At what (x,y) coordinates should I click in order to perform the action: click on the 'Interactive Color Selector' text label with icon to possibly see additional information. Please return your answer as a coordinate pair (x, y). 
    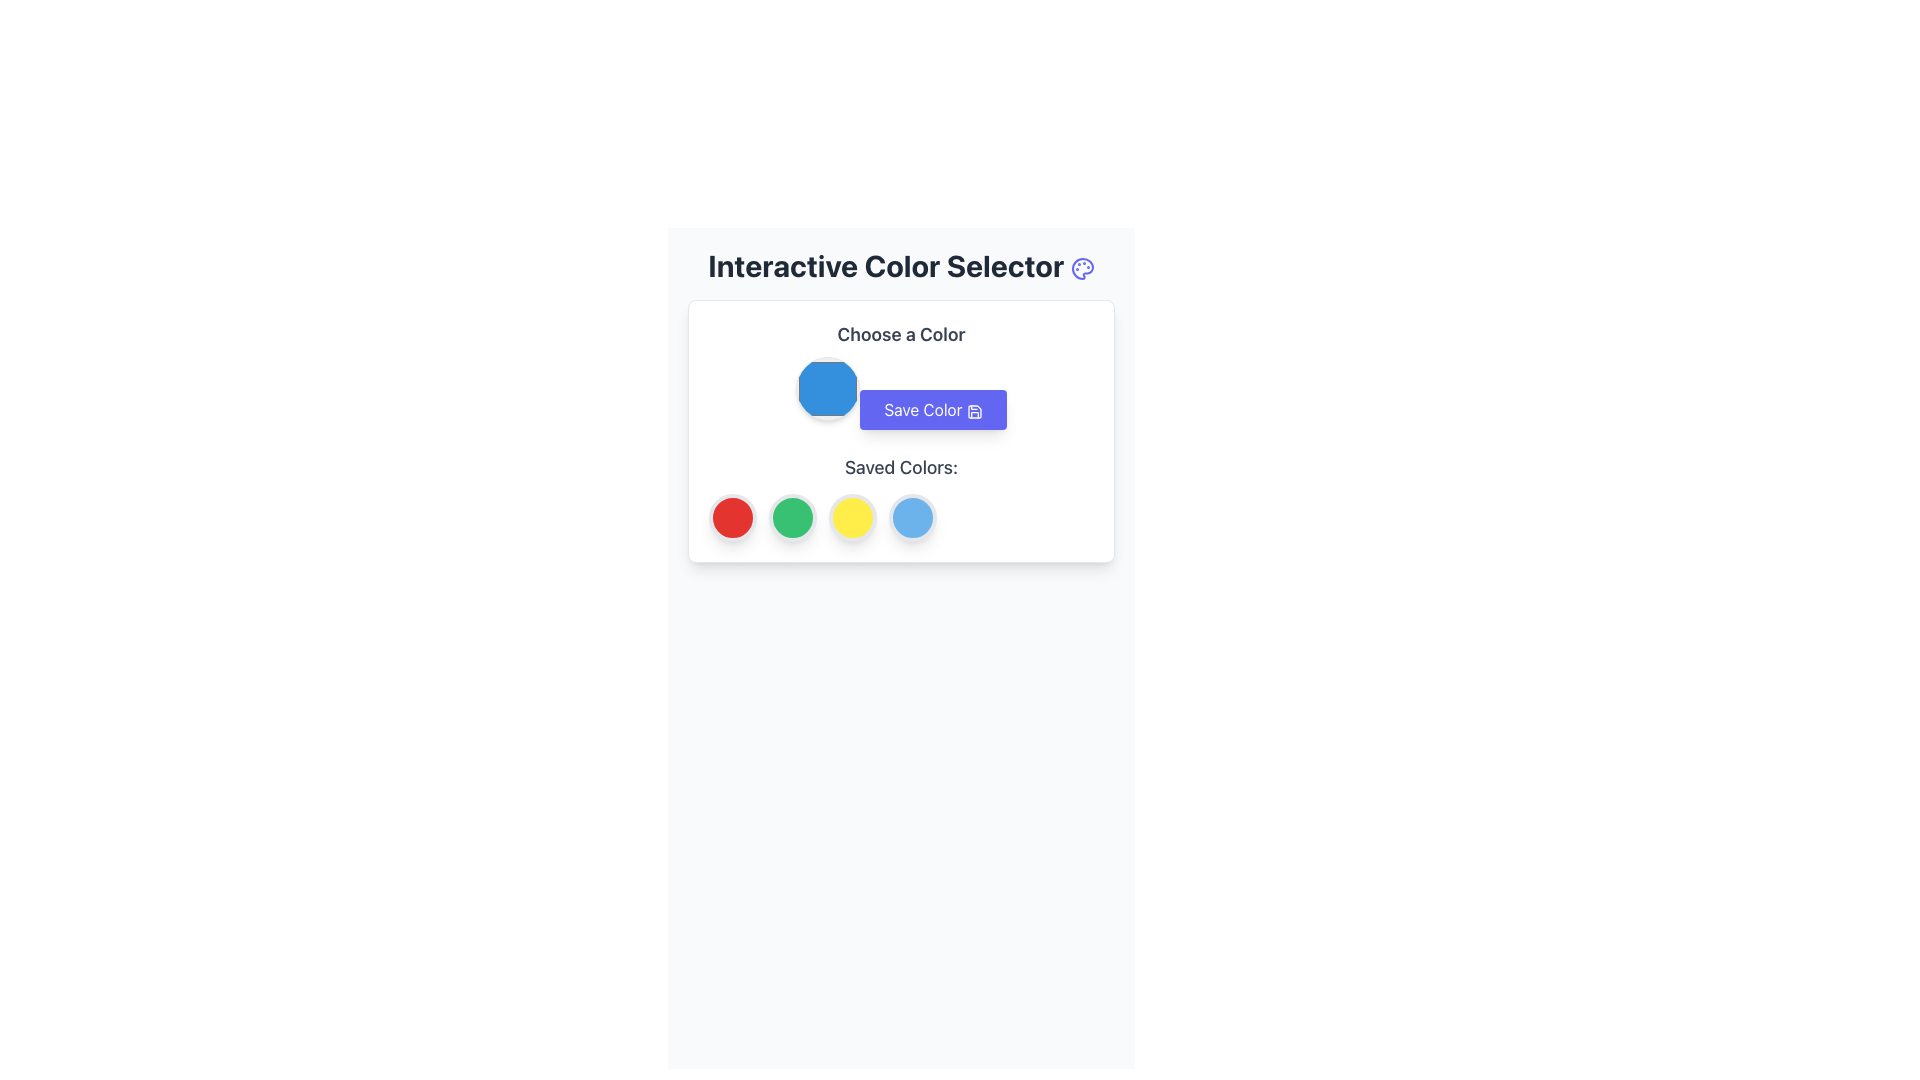
    Looking at the image, I should click on (900, 265).